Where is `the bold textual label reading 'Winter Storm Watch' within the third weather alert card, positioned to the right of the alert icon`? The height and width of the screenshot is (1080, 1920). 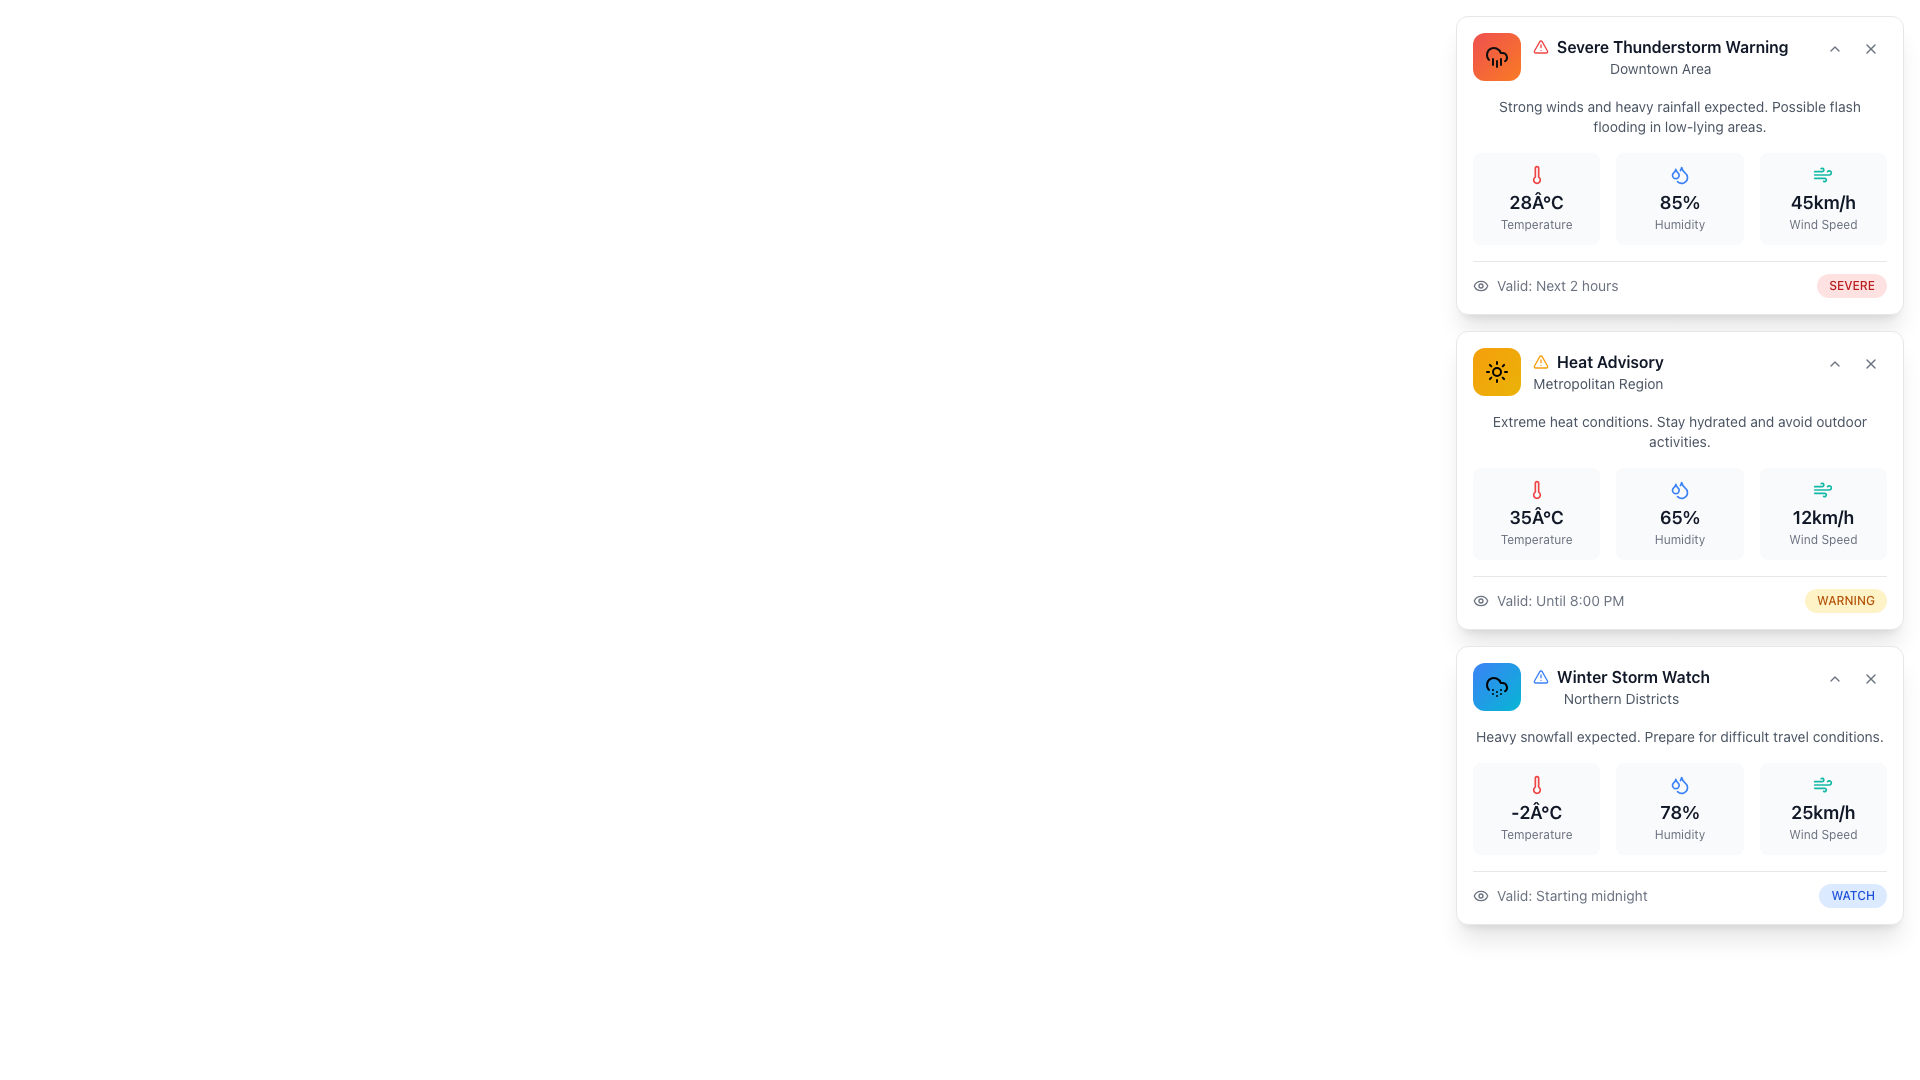
the bold textual label reading 'Winter Storm Watch' within the third weather alert card, positioned to the right of the alert icon is located at coordinates (1633, 676).